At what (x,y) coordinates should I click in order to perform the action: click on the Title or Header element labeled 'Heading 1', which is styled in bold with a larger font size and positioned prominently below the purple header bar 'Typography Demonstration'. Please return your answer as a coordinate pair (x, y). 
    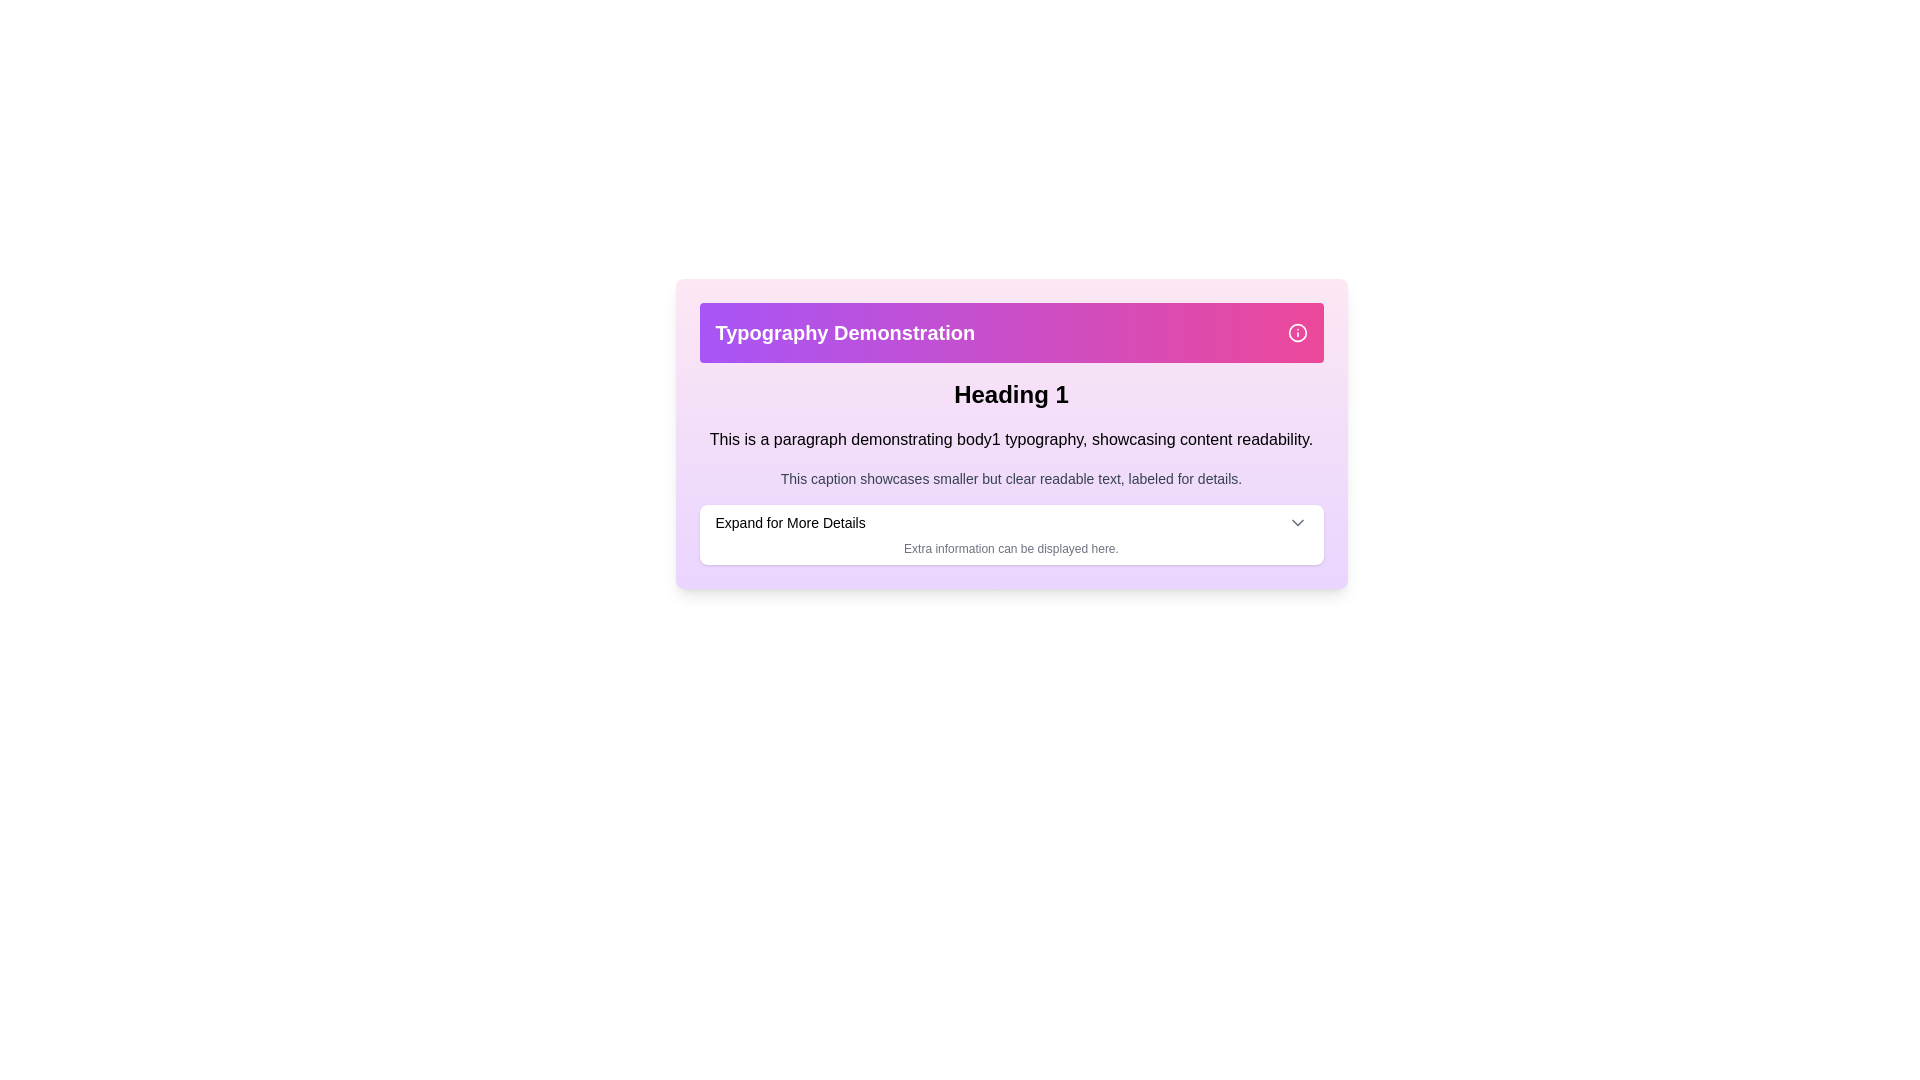
    Looking at the image, I should click on (1011, 394).